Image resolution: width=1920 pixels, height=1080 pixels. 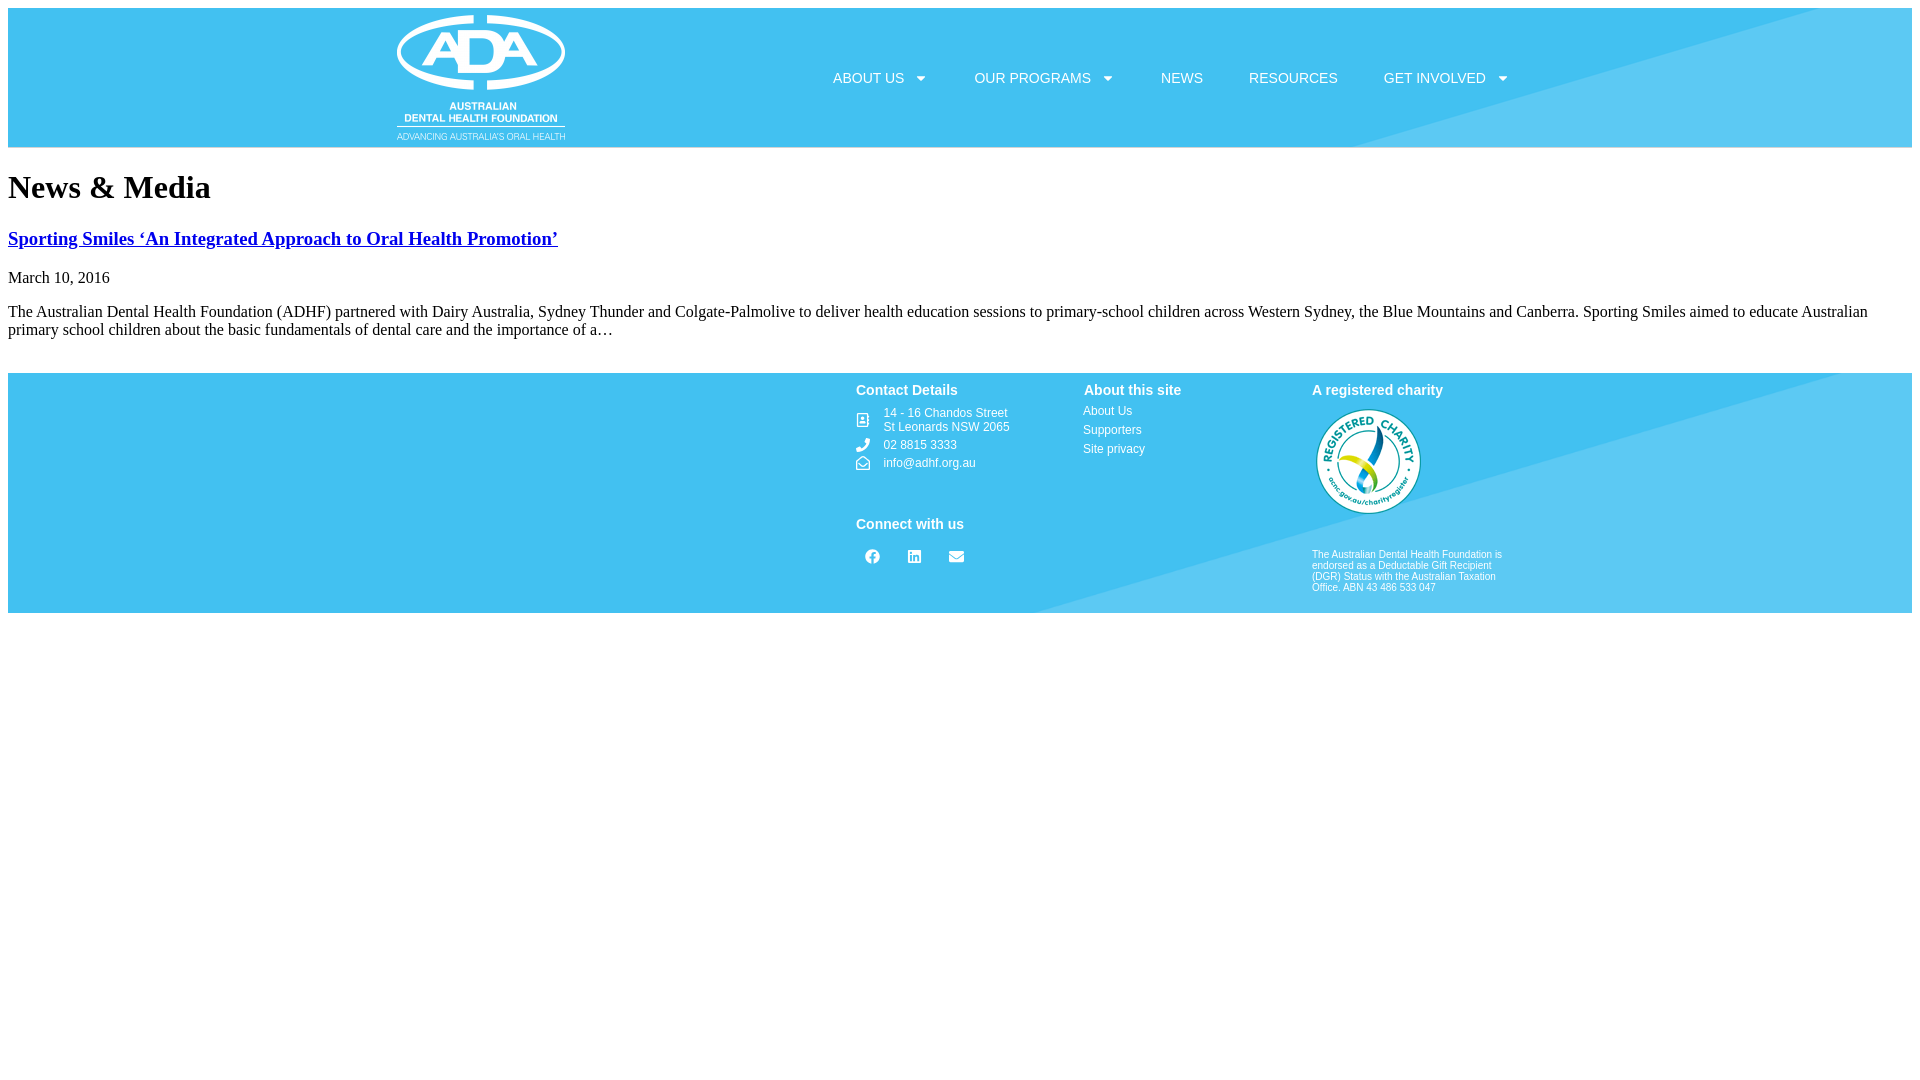 What do you see at coordinates (880, 76) in the screenshot?
I see `'ABOUT US'` at bounding box center [880, 76].